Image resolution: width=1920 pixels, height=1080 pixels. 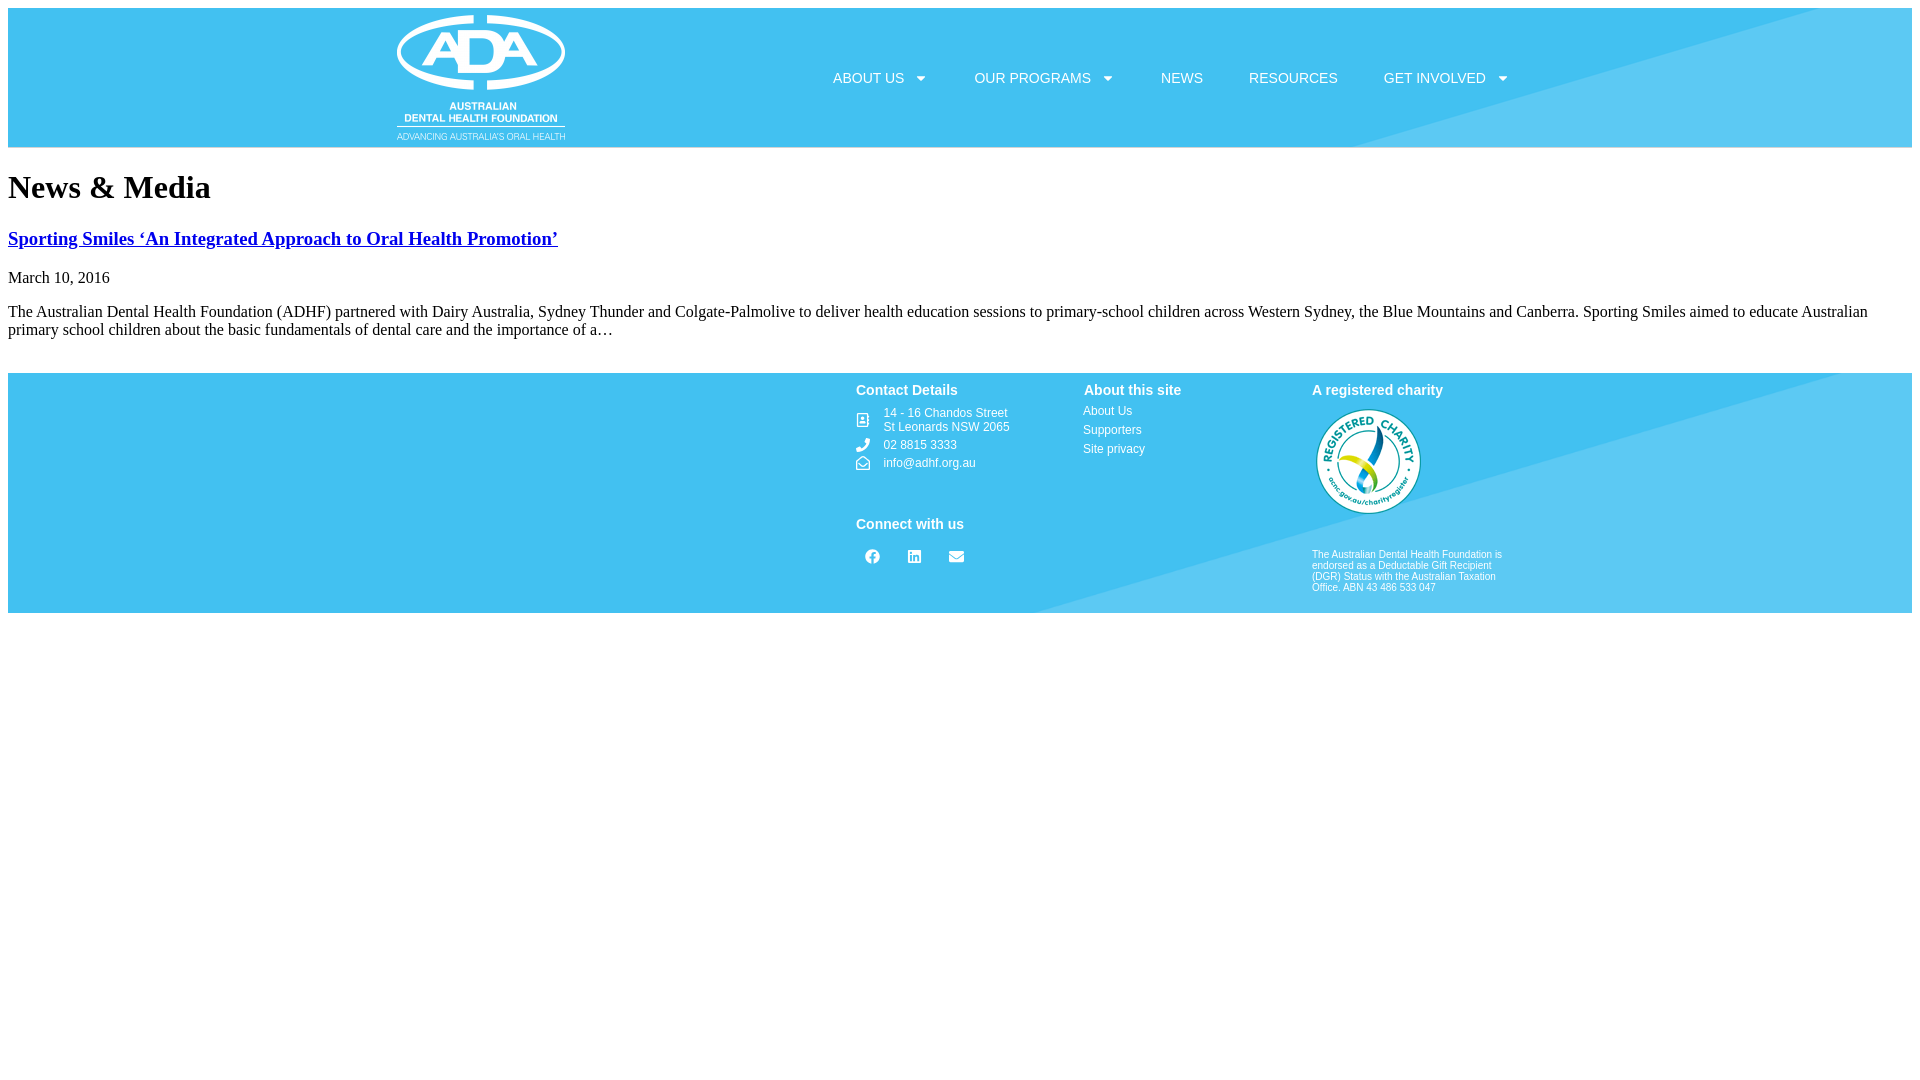 What do you see at coordinates (880, 76) in the screenshot?
I see `'ABOUT US'` at bounding box center [880, 76].